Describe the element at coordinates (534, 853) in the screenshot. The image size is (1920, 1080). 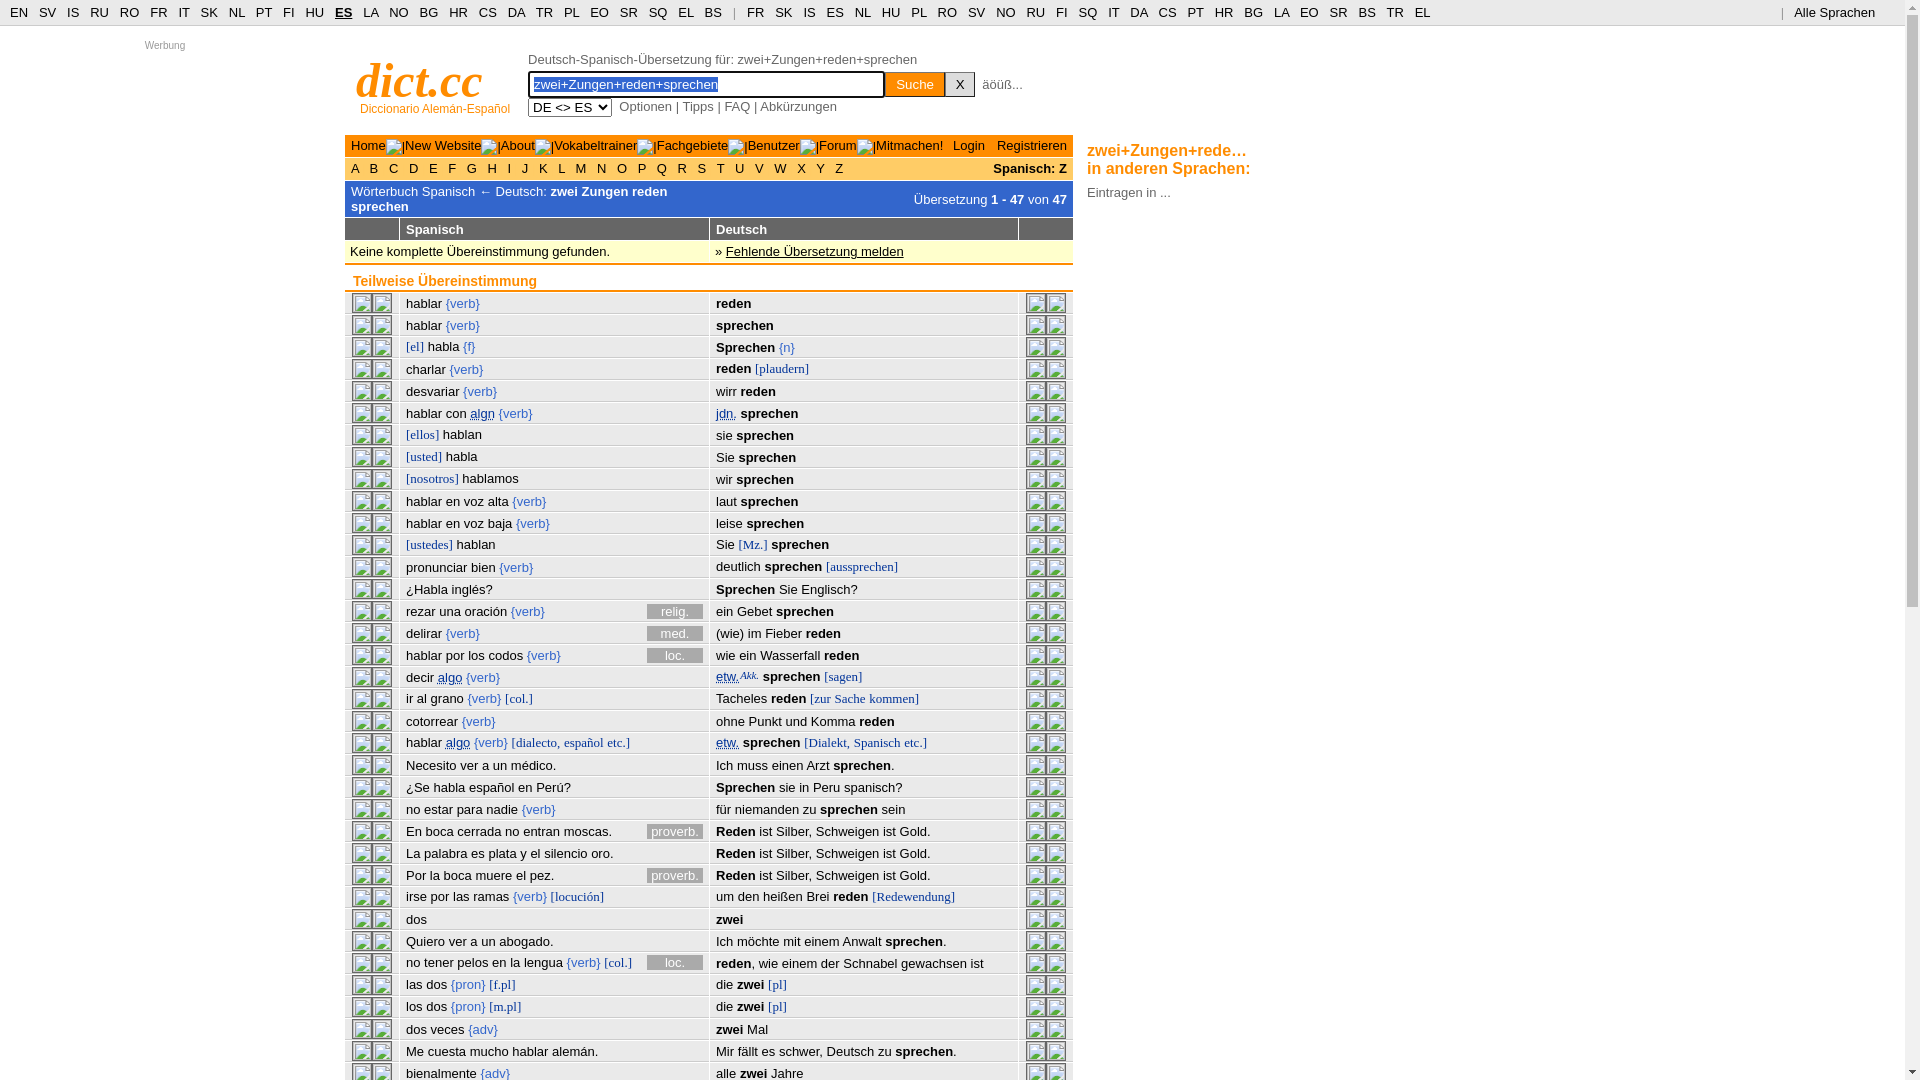
I see `'el'` at that location.